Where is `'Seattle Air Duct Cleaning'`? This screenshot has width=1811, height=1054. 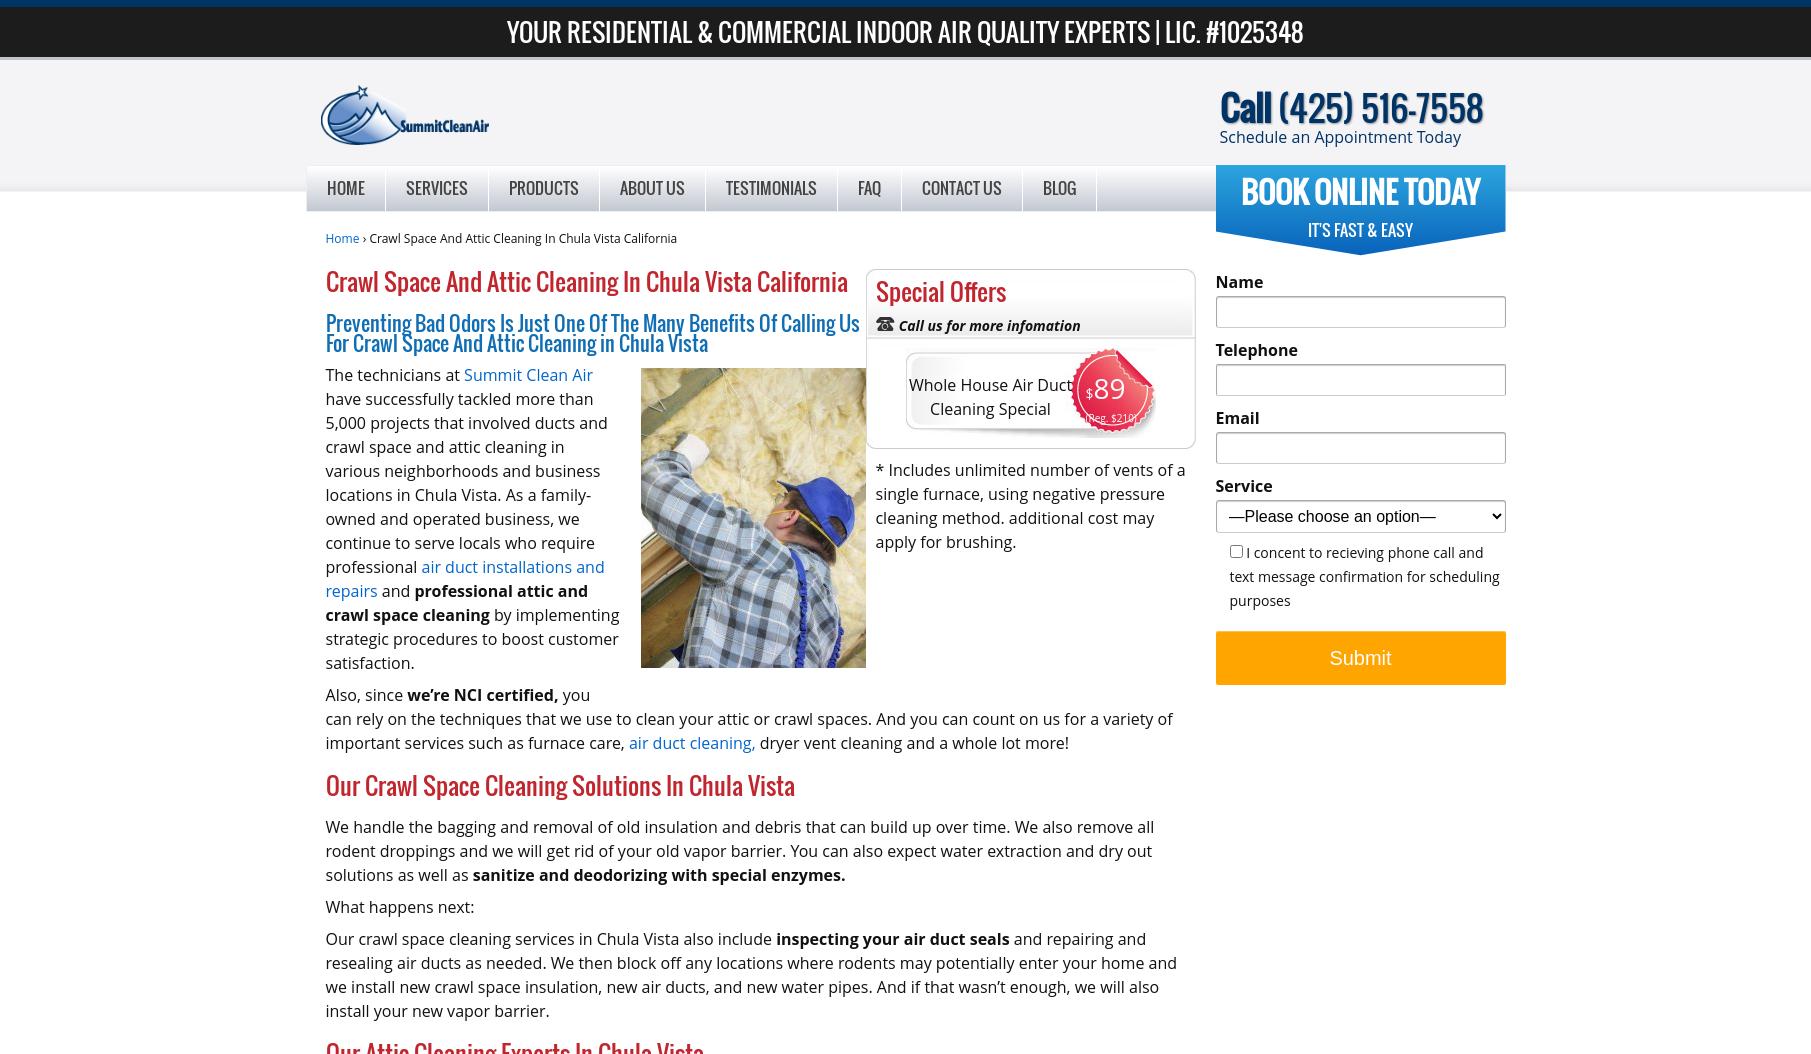
'Seattle Air Duct Cleaning' is located at coordinates (618, 266).